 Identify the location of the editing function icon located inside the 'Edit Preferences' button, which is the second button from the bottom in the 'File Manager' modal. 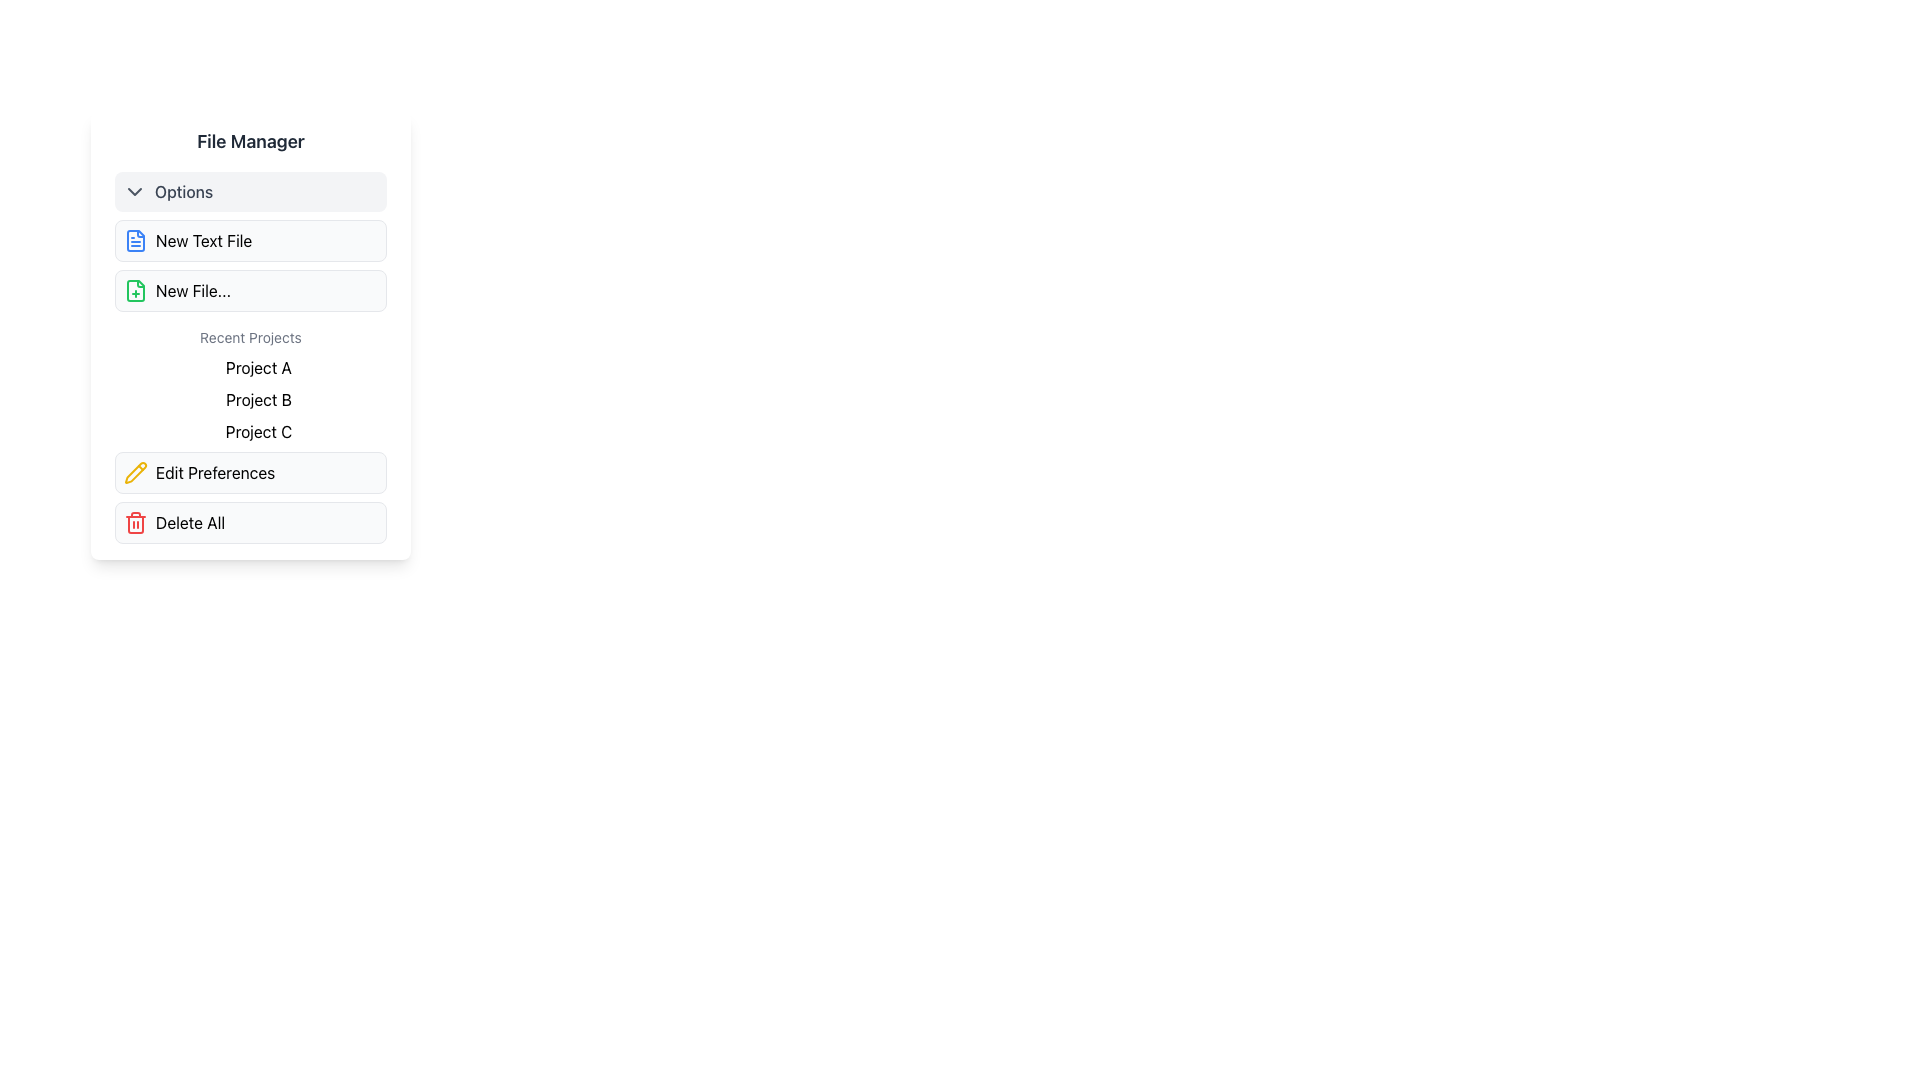
(134, 473).